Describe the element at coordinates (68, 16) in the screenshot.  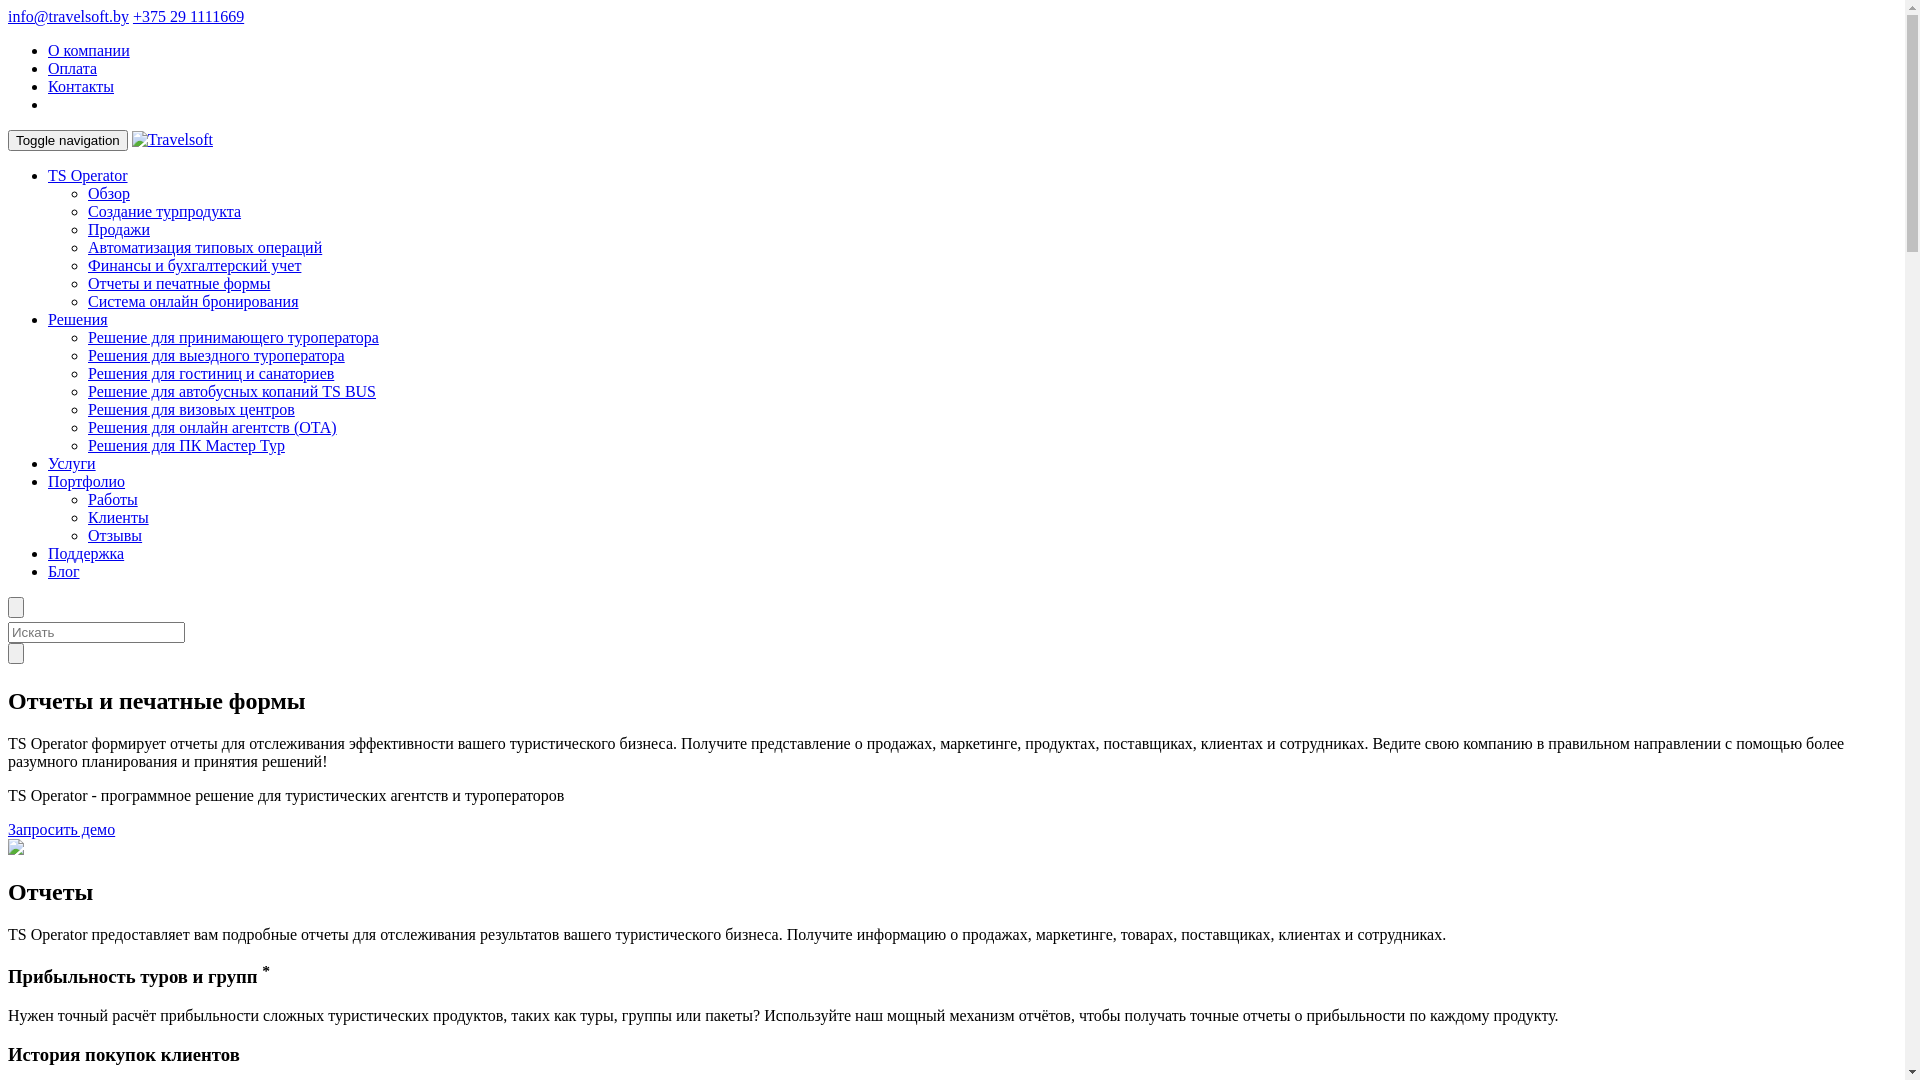
I see `'info@travelsoft.by'` at that location.